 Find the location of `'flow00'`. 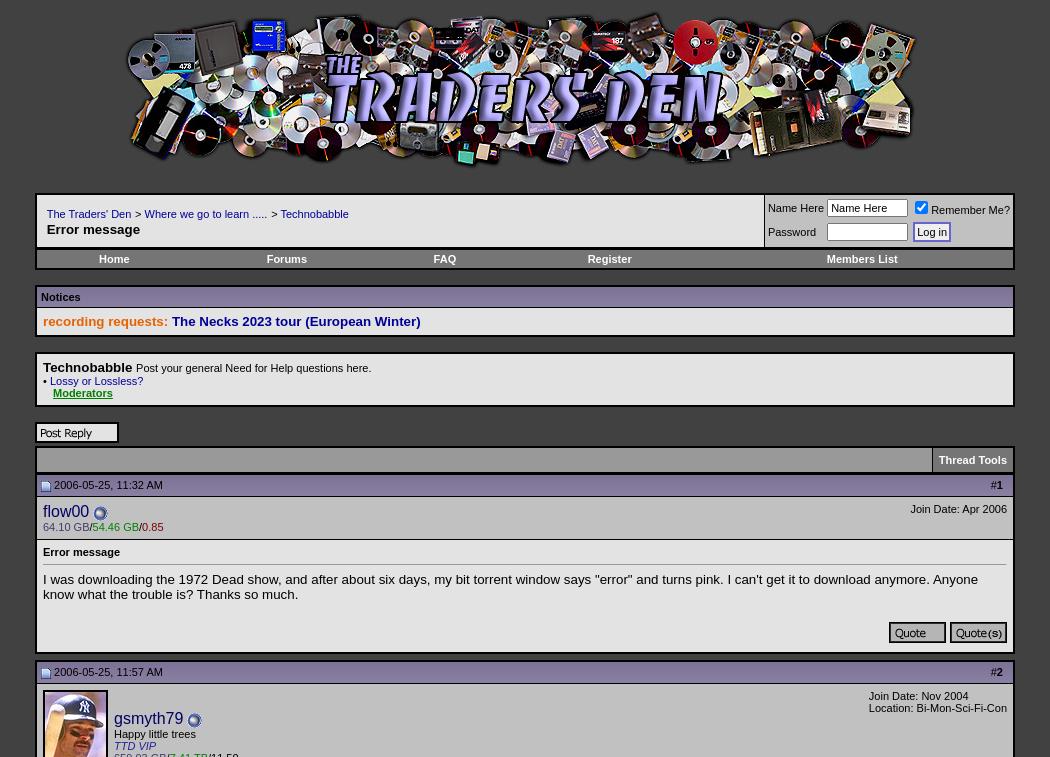

'flow00' is located at coordinates (65, 510).